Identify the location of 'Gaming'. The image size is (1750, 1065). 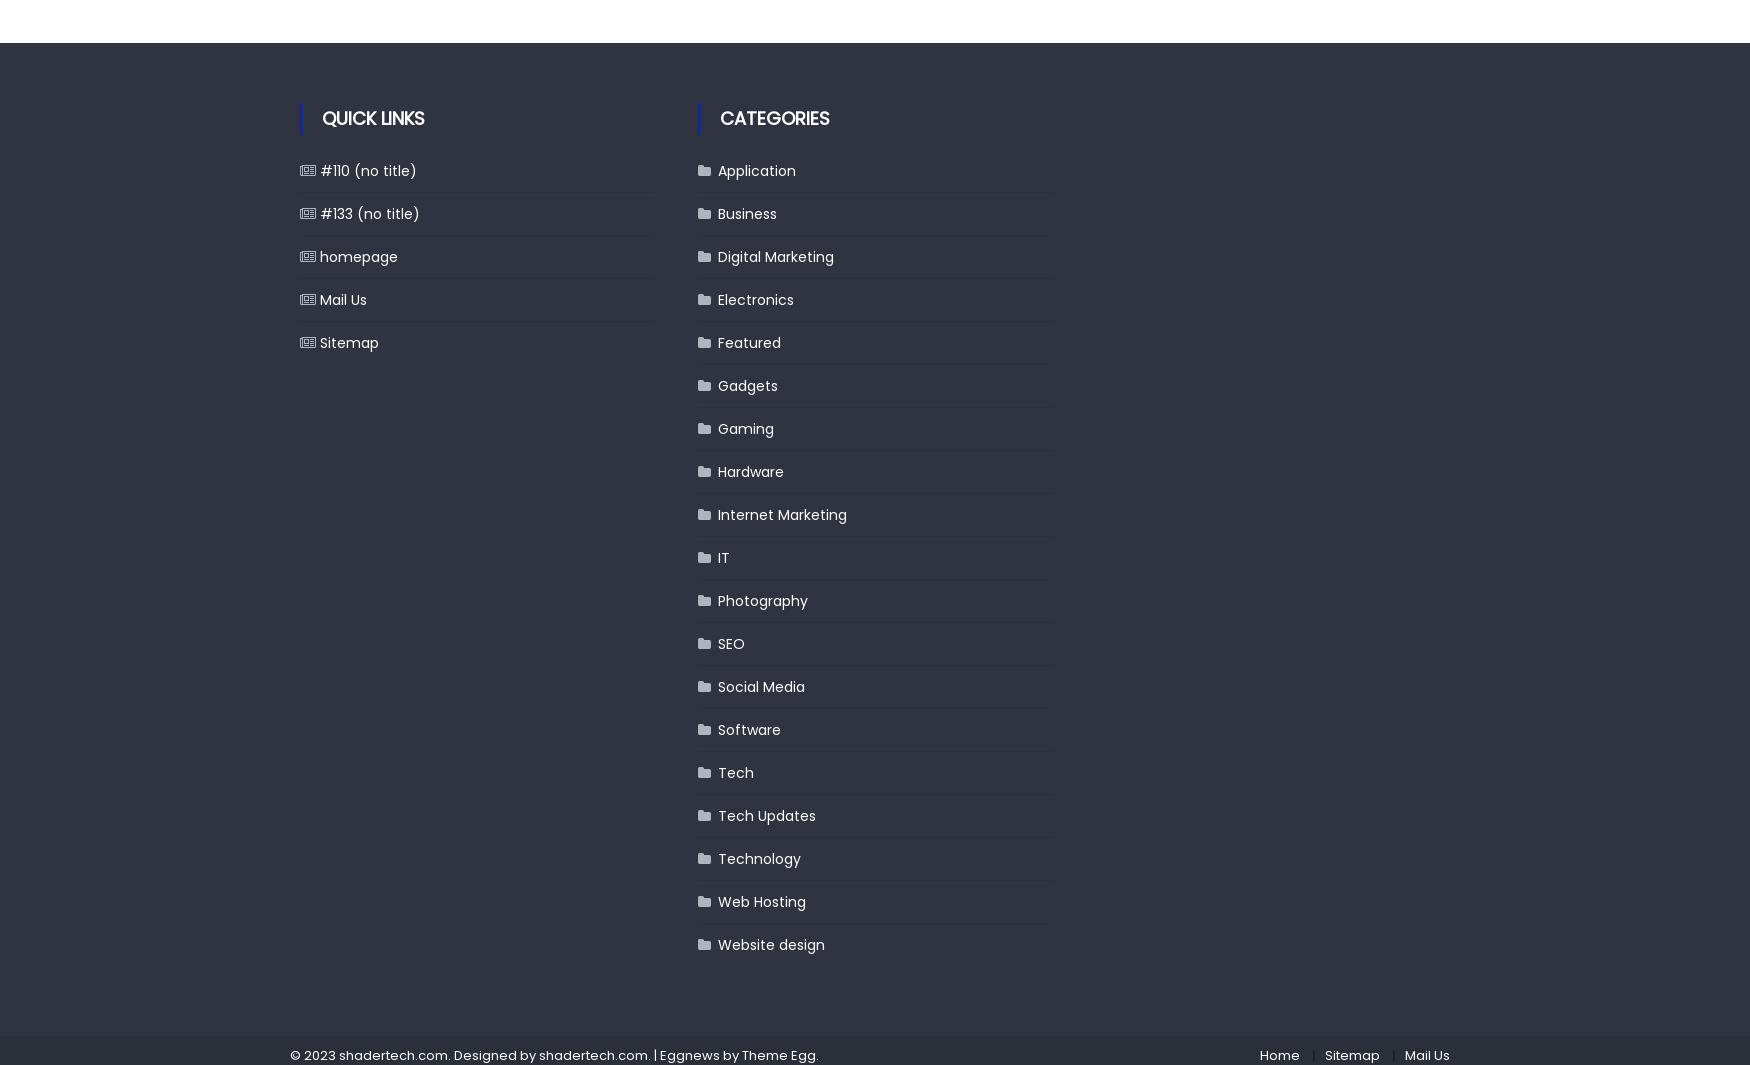
(746, 427).